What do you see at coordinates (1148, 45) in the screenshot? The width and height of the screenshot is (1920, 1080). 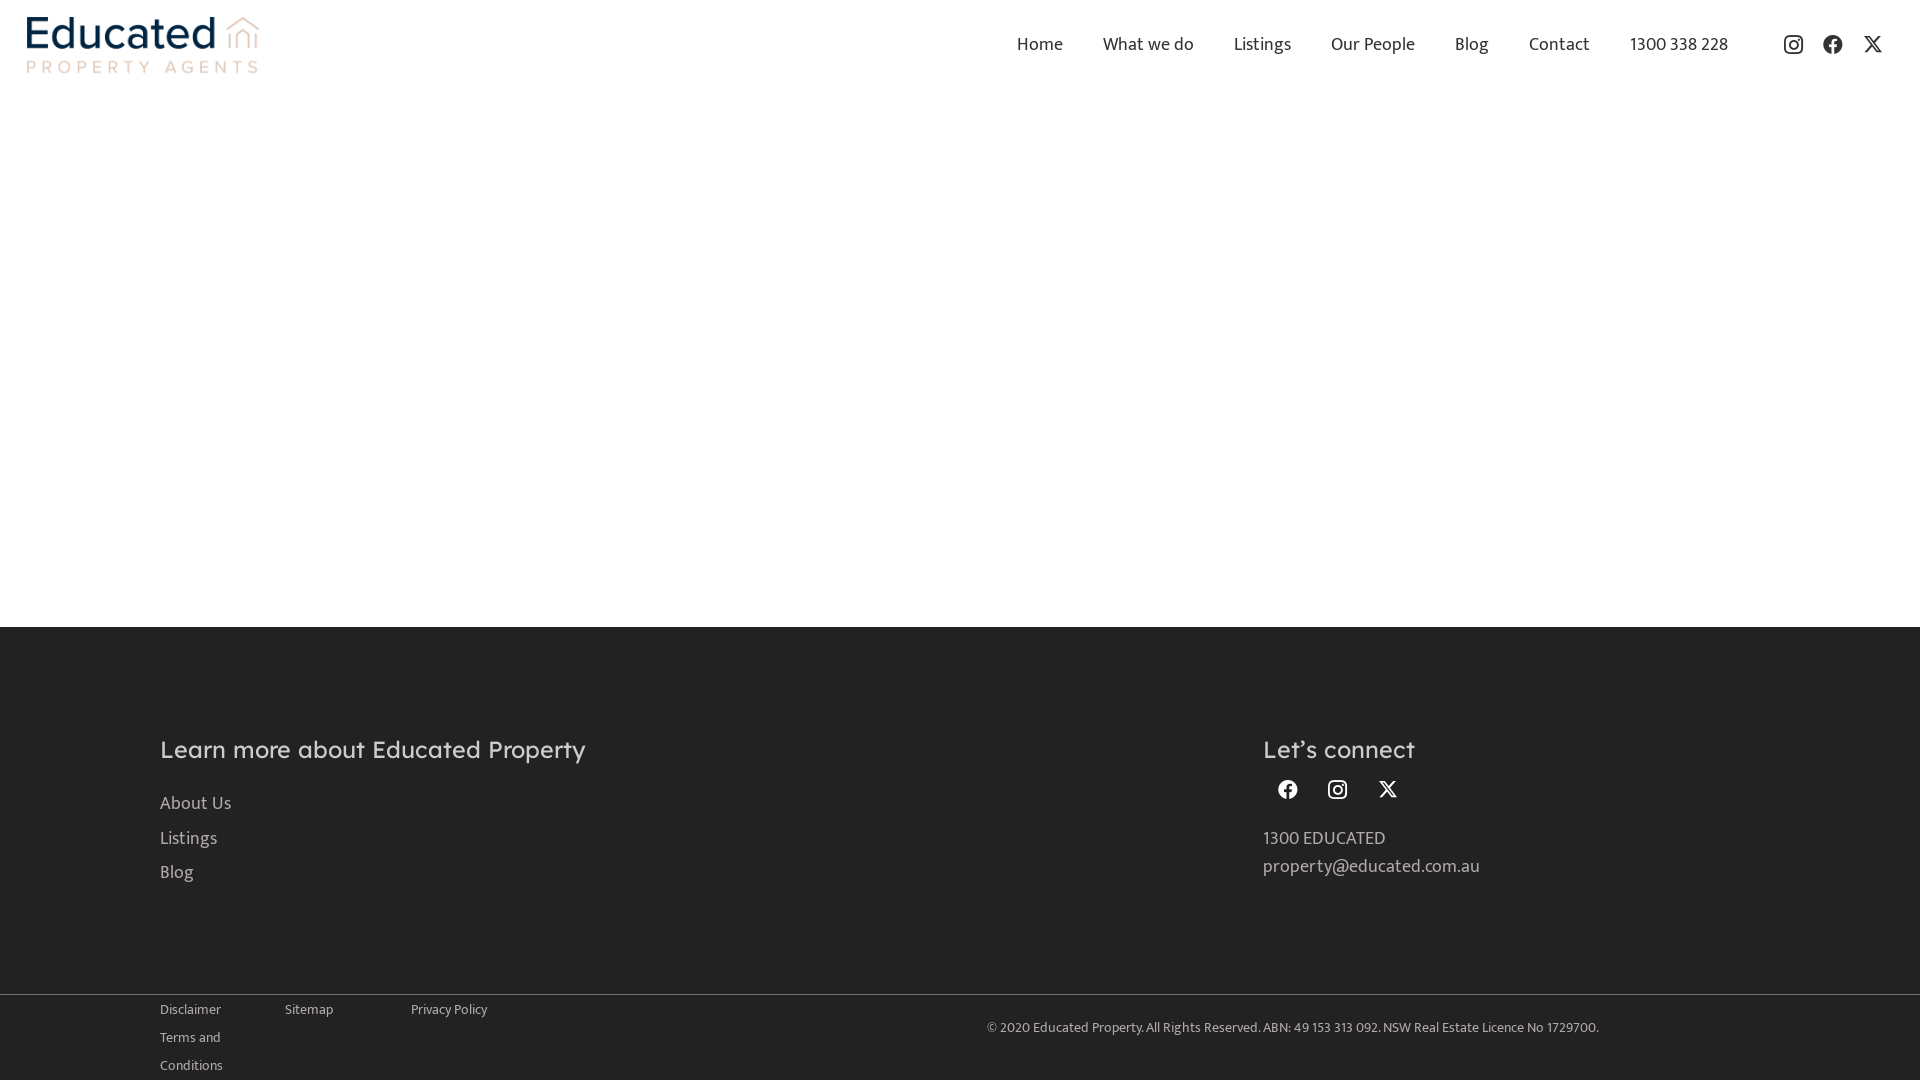 I see `'What we do'` at bounding box center [1148, 45].